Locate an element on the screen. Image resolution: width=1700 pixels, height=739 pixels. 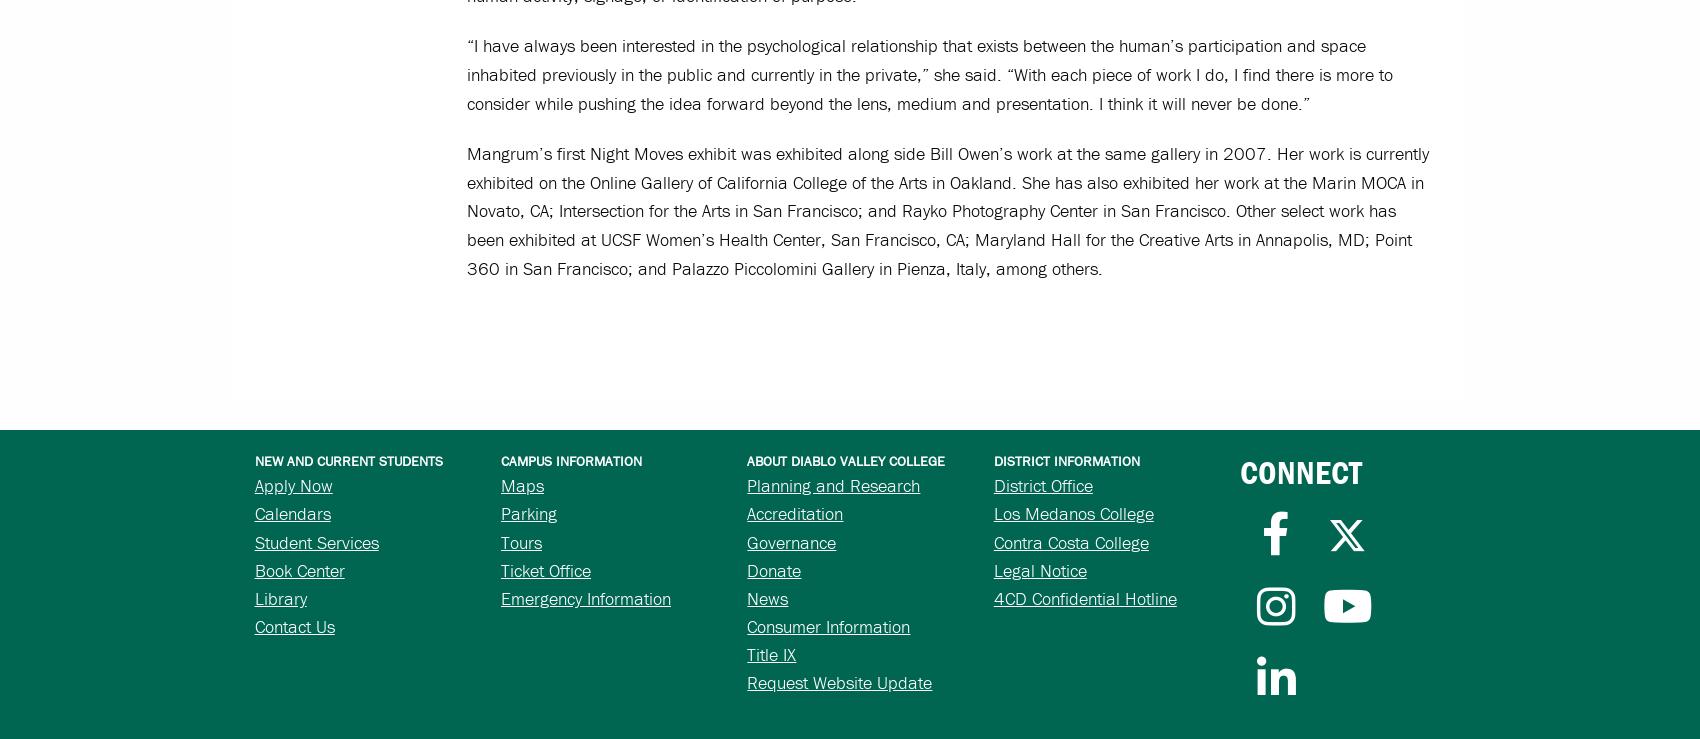
'Parking' is located at coordinates (529, 513).